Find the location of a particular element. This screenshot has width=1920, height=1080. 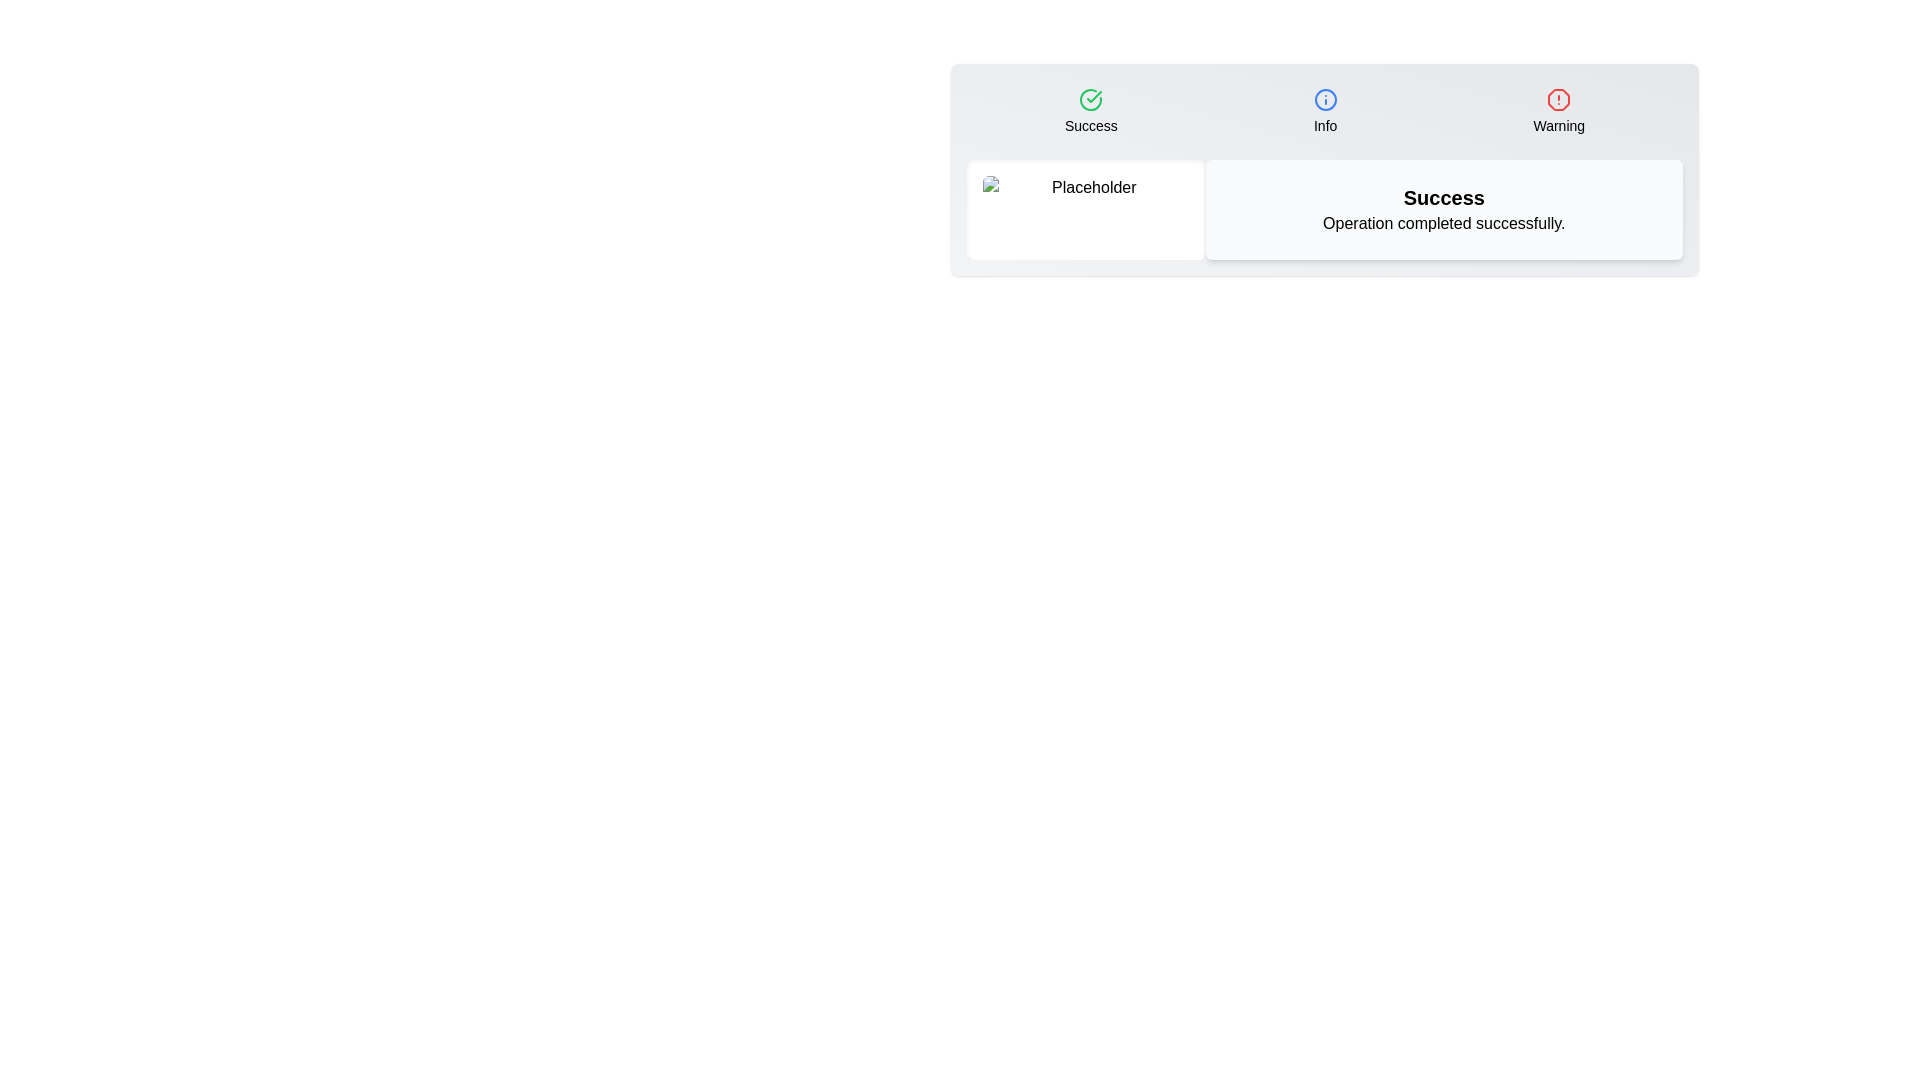

the tab labeled Warning is located at coordinates (1558, 111).